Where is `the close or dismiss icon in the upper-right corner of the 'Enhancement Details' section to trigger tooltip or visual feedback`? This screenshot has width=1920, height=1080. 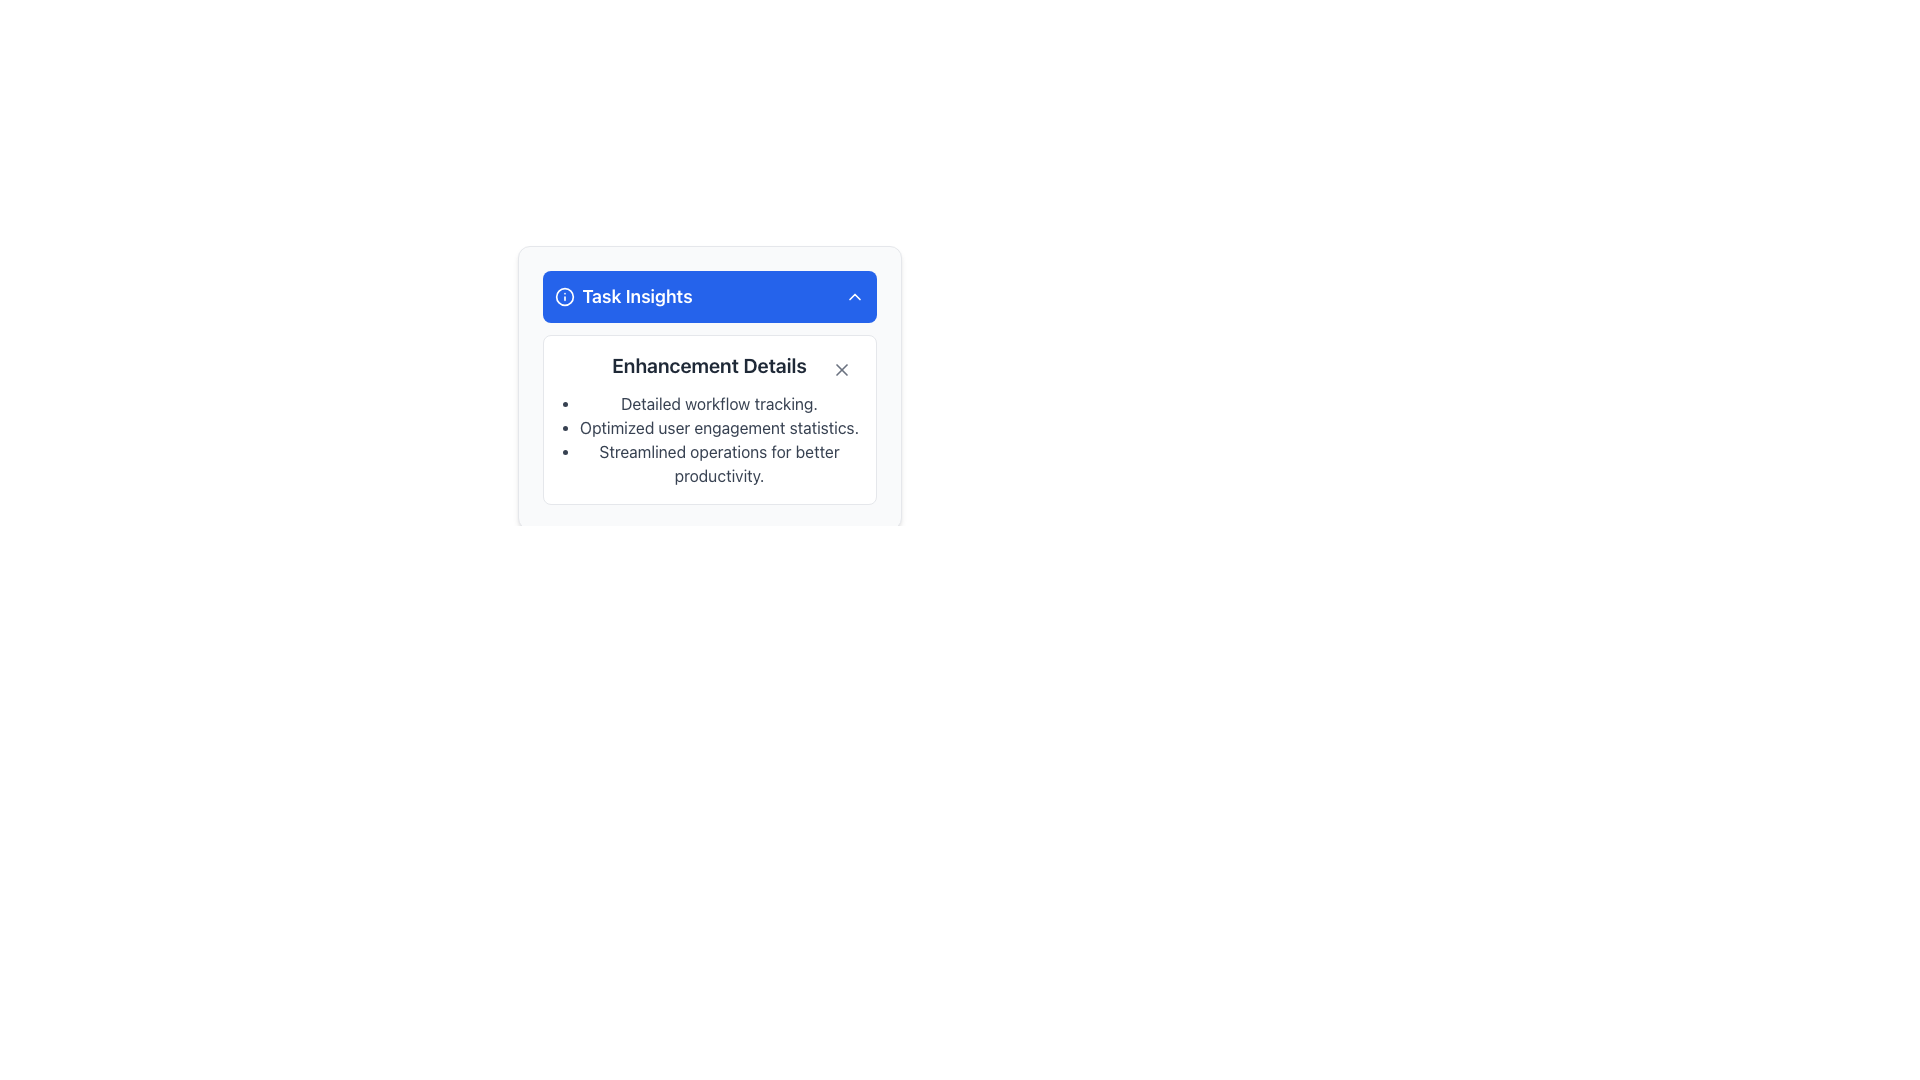
the close or dismiss icon in the upper-right corner of the 'Enhancement Details' section to trigger tooltip or visual feedback is located at coordinates (841, 370).